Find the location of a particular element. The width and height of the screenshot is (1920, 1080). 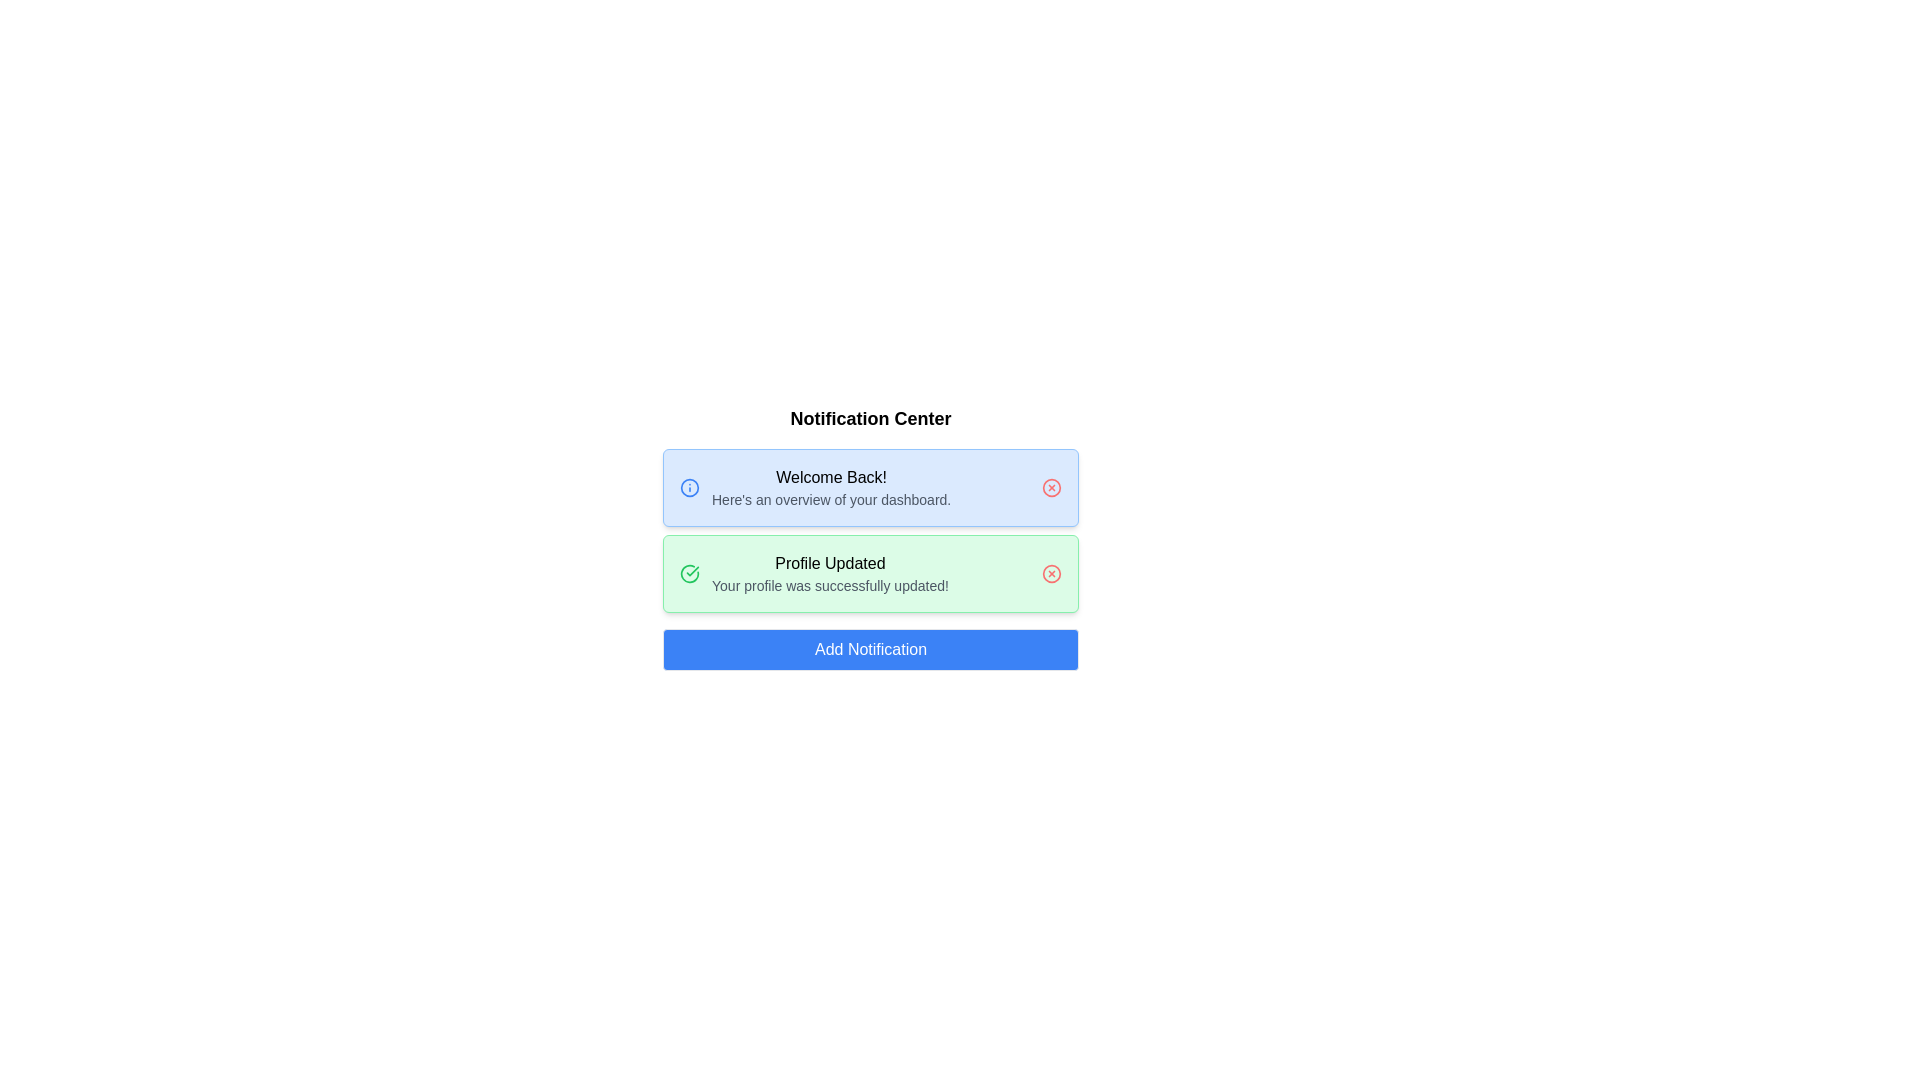

the Text Label that serves as a title or greeting message, welcoming the user back, located in the light blue card-style component below the 'Notification Center' header is located at coordinates (831, 478).